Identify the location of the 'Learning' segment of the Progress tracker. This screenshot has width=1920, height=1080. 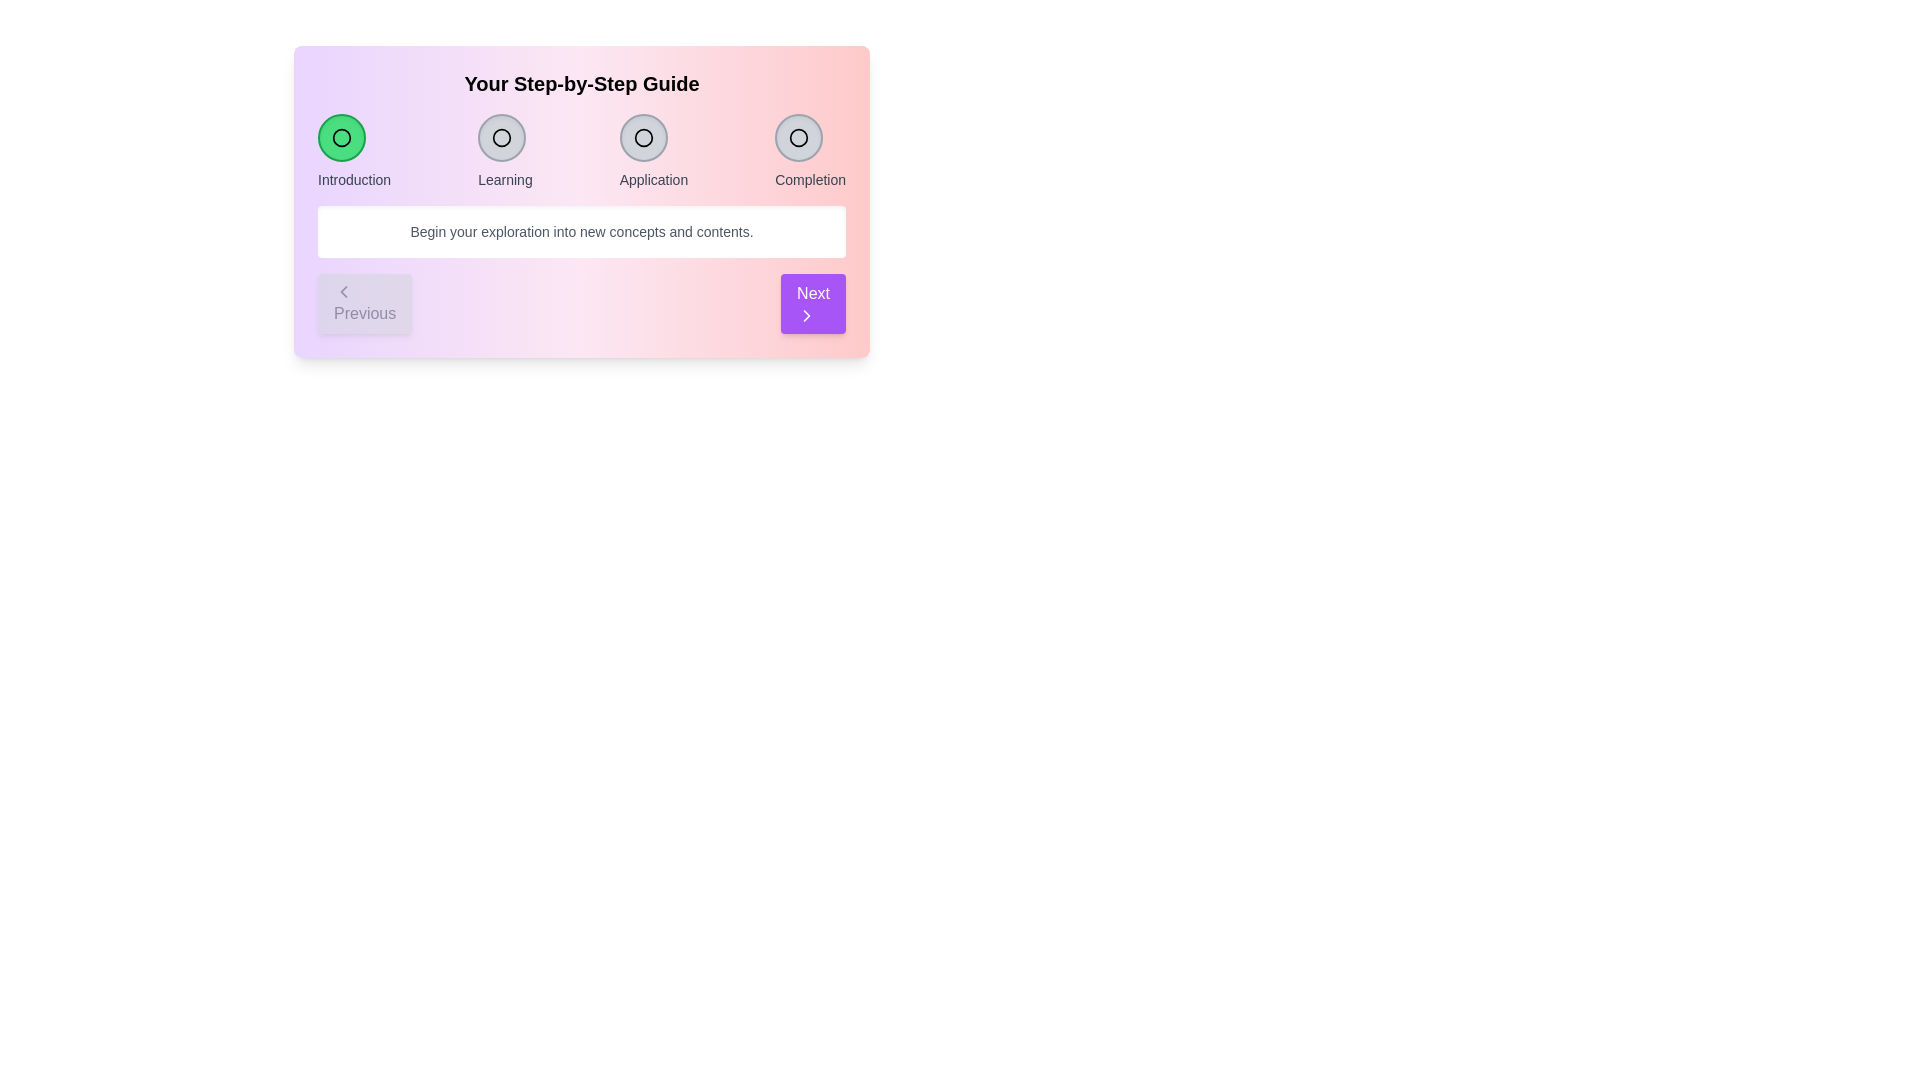
(580, 150).